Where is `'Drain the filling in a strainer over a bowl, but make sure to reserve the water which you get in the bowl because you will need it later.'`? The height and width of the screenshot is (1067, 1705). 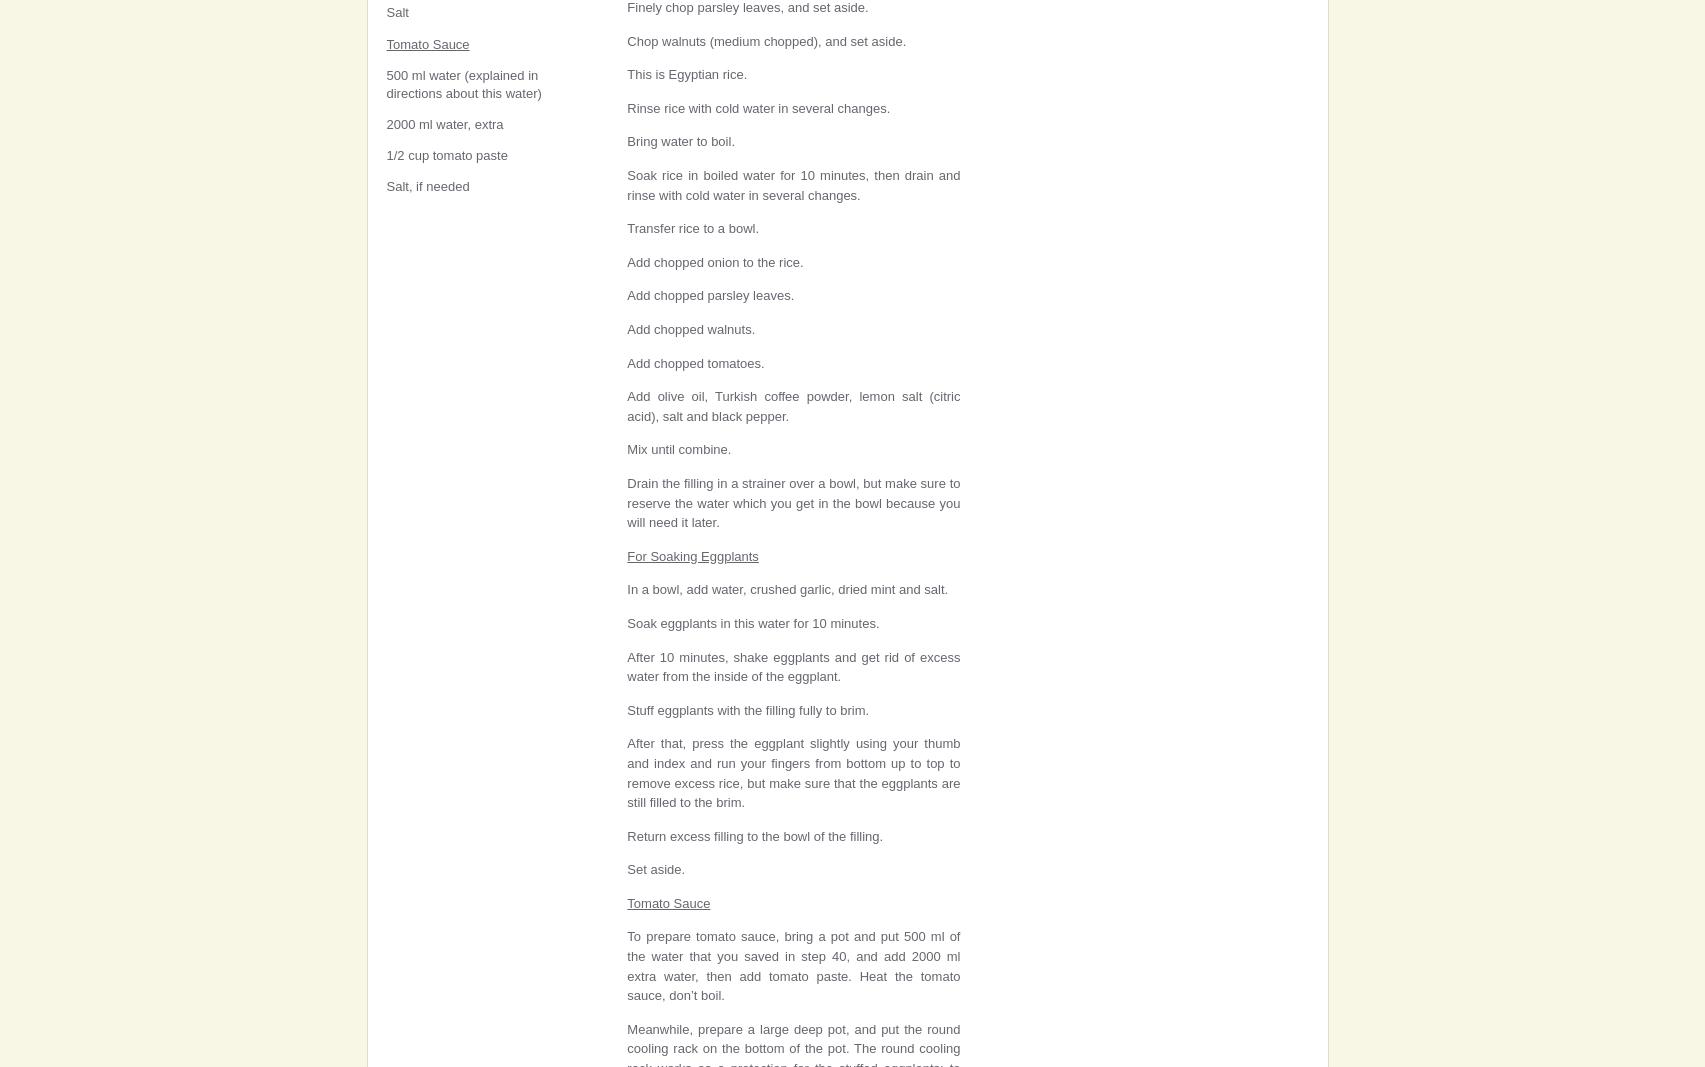 'Drain the filling in a strainer over a bowl, but make sure to reserve the water which you get in the bowl because you will need it later.' is located at coordinates (793, 501).